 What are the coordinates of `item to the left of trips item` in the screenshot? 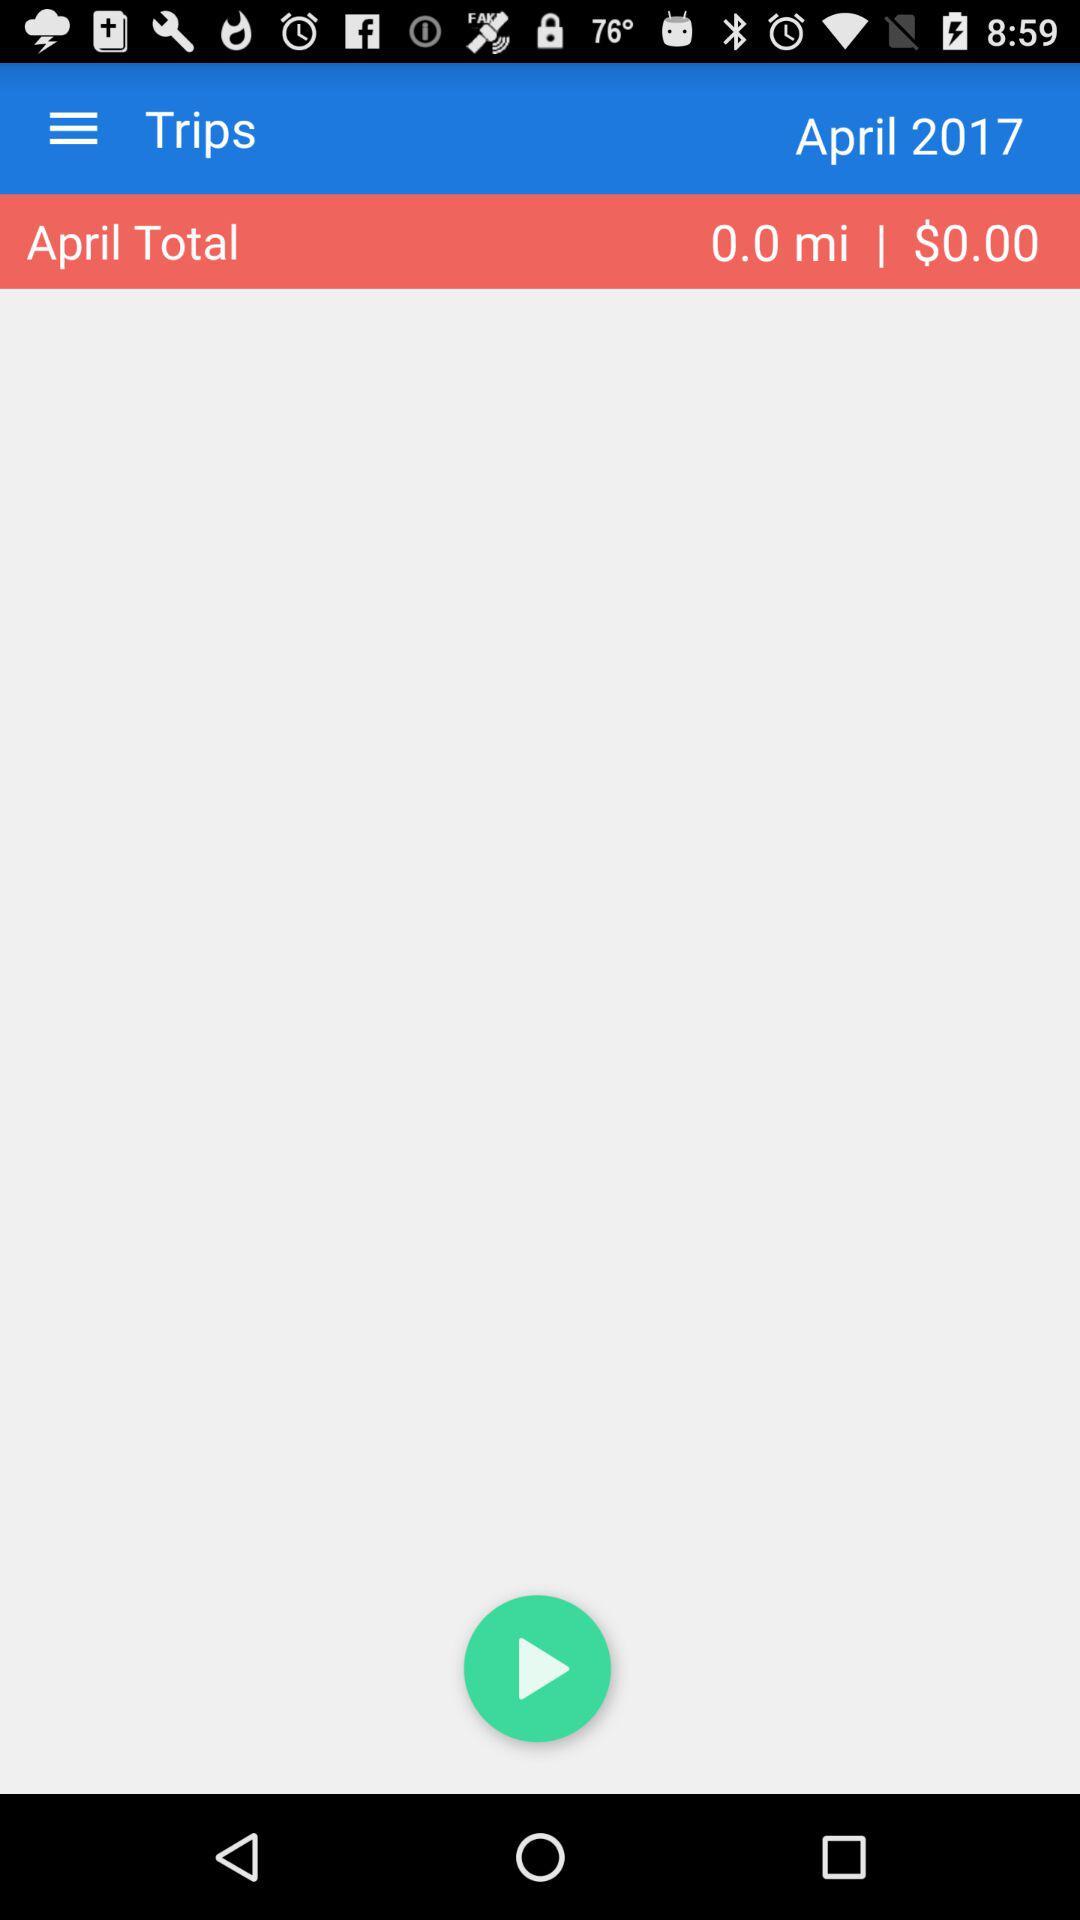 It's located at (72, 127).